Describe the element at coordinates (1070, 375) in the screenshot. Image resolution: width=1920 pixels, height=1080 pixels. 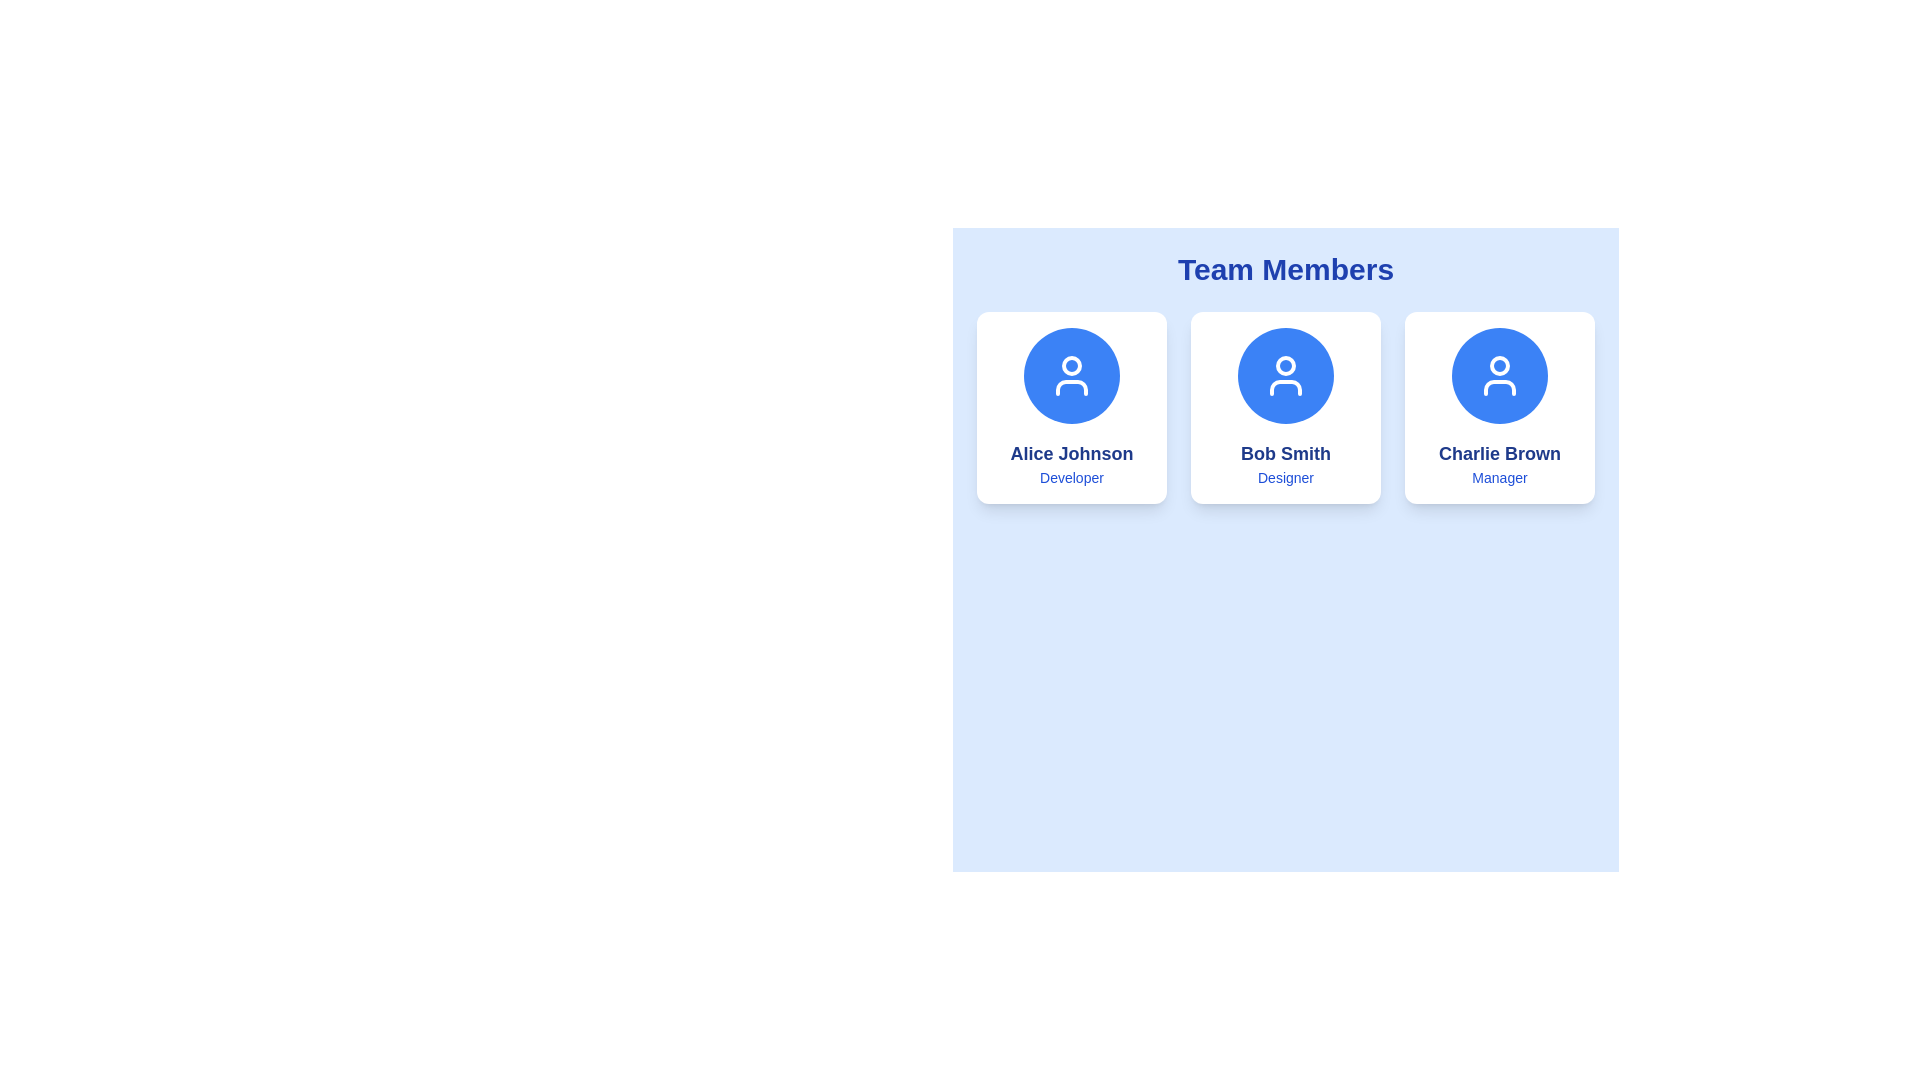
I see `the profile image icon of 'Alice Johnson'` at that location.